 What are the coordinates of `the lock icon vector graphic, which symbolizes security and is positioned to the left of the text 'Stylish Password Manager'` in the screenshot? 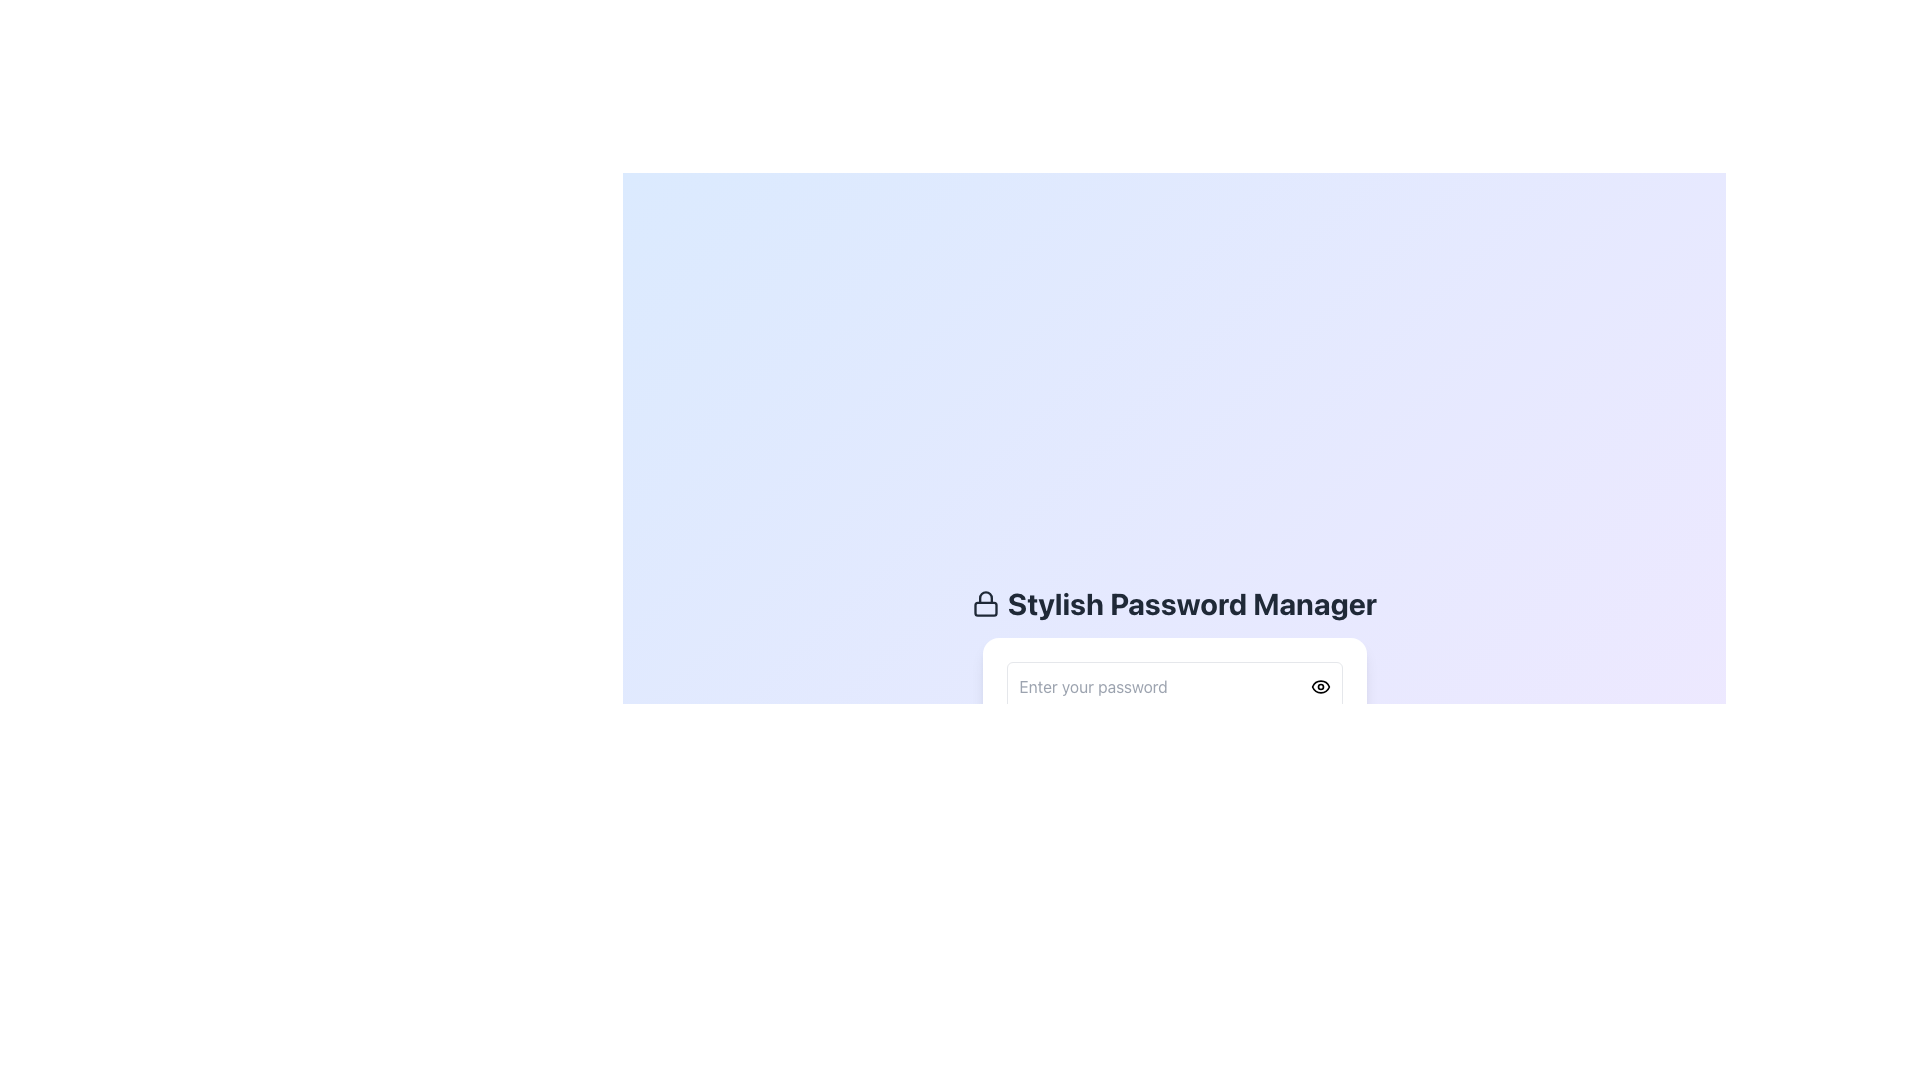 It's located at (985, 603).